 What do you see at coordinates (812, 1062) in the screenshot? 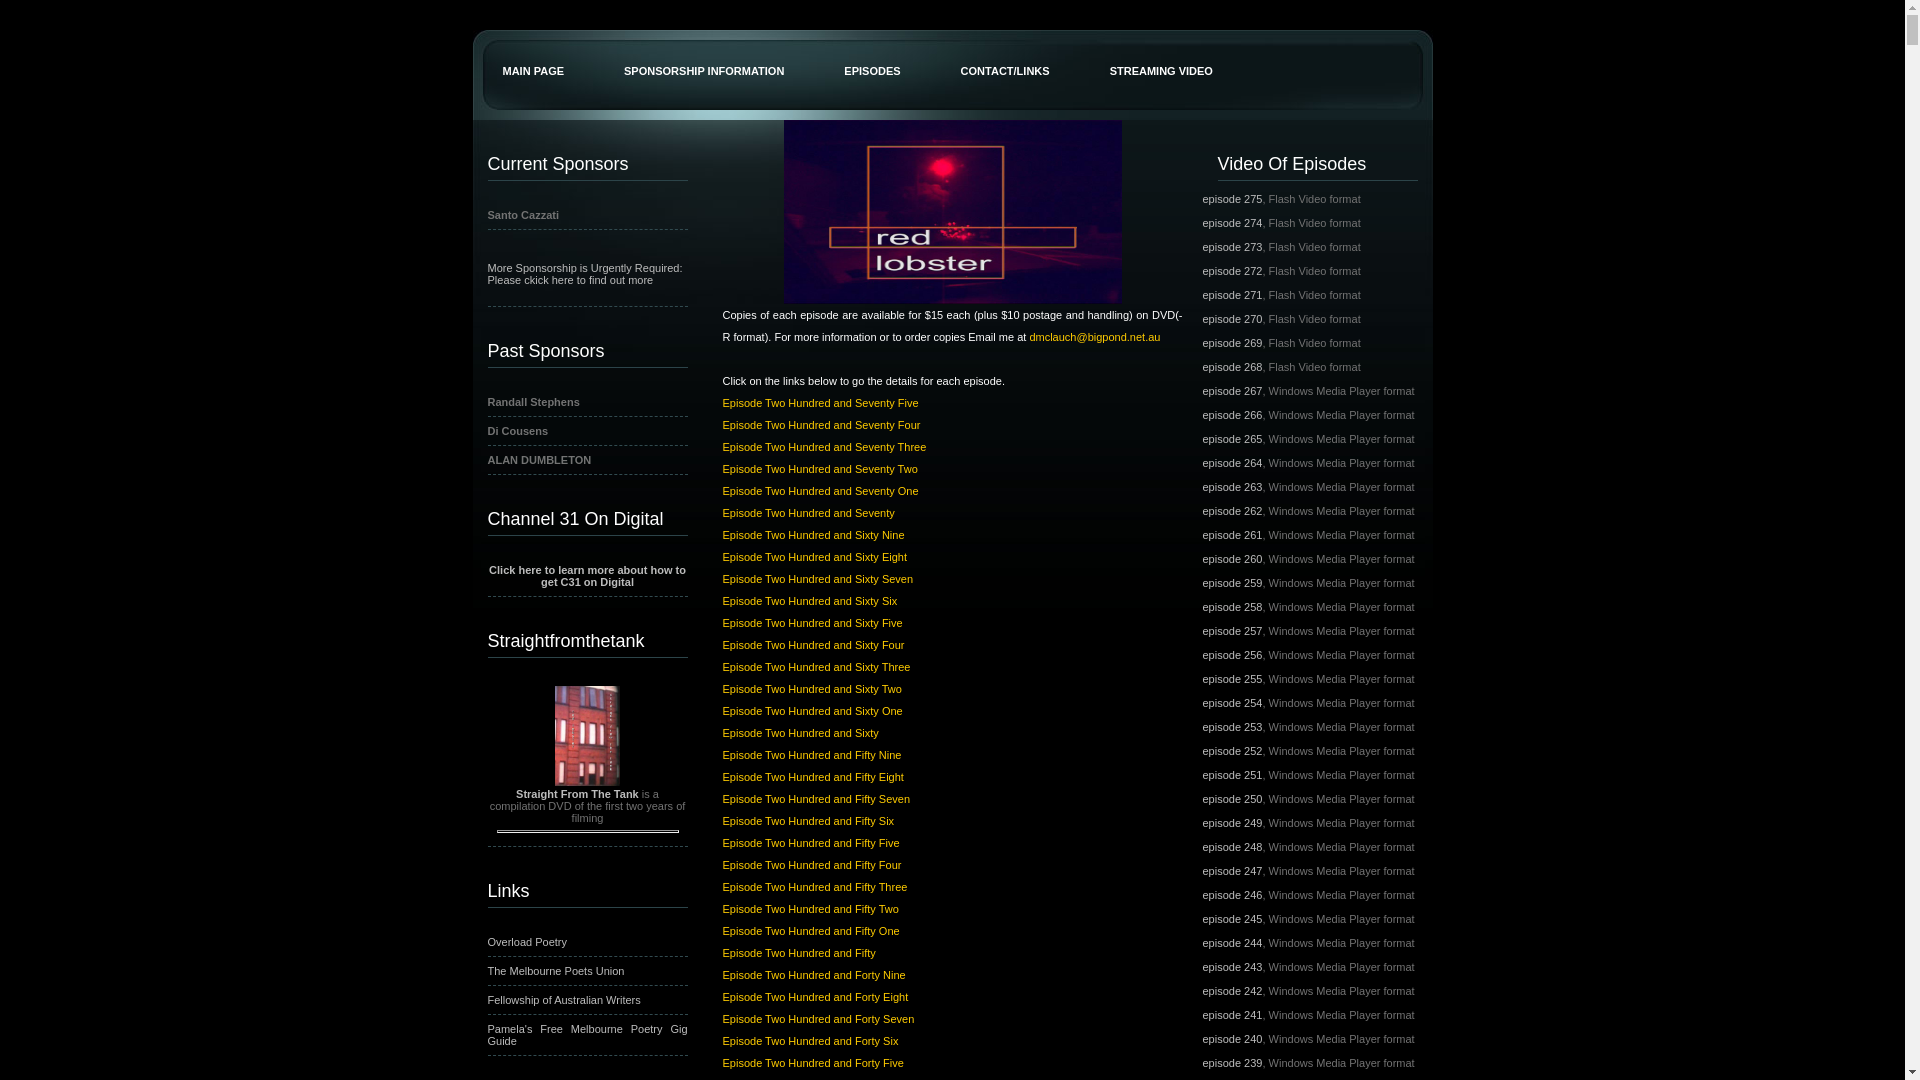
I see `'Episode Two Hundred and Forty Five'` at bounding box center [812, 1062].